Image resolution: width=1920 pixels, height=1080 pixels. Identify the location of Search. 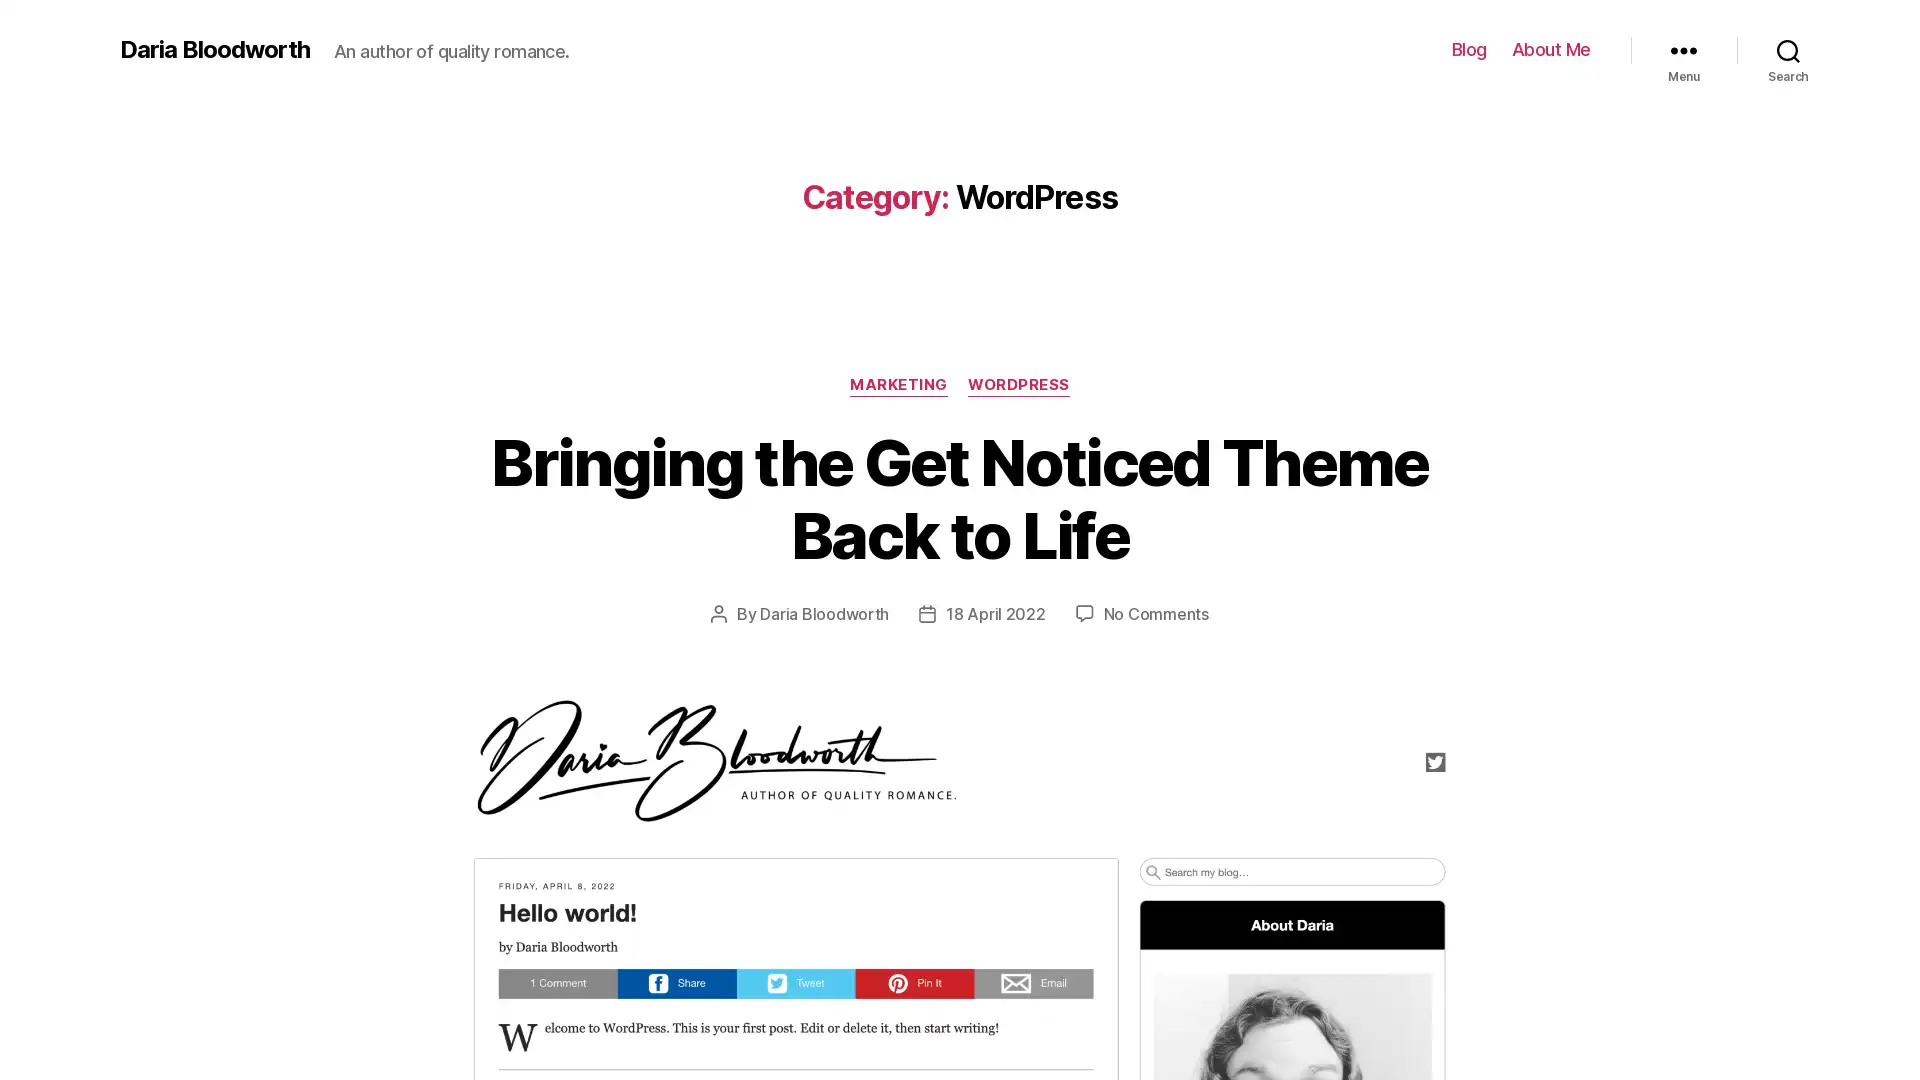
(1788, 49).